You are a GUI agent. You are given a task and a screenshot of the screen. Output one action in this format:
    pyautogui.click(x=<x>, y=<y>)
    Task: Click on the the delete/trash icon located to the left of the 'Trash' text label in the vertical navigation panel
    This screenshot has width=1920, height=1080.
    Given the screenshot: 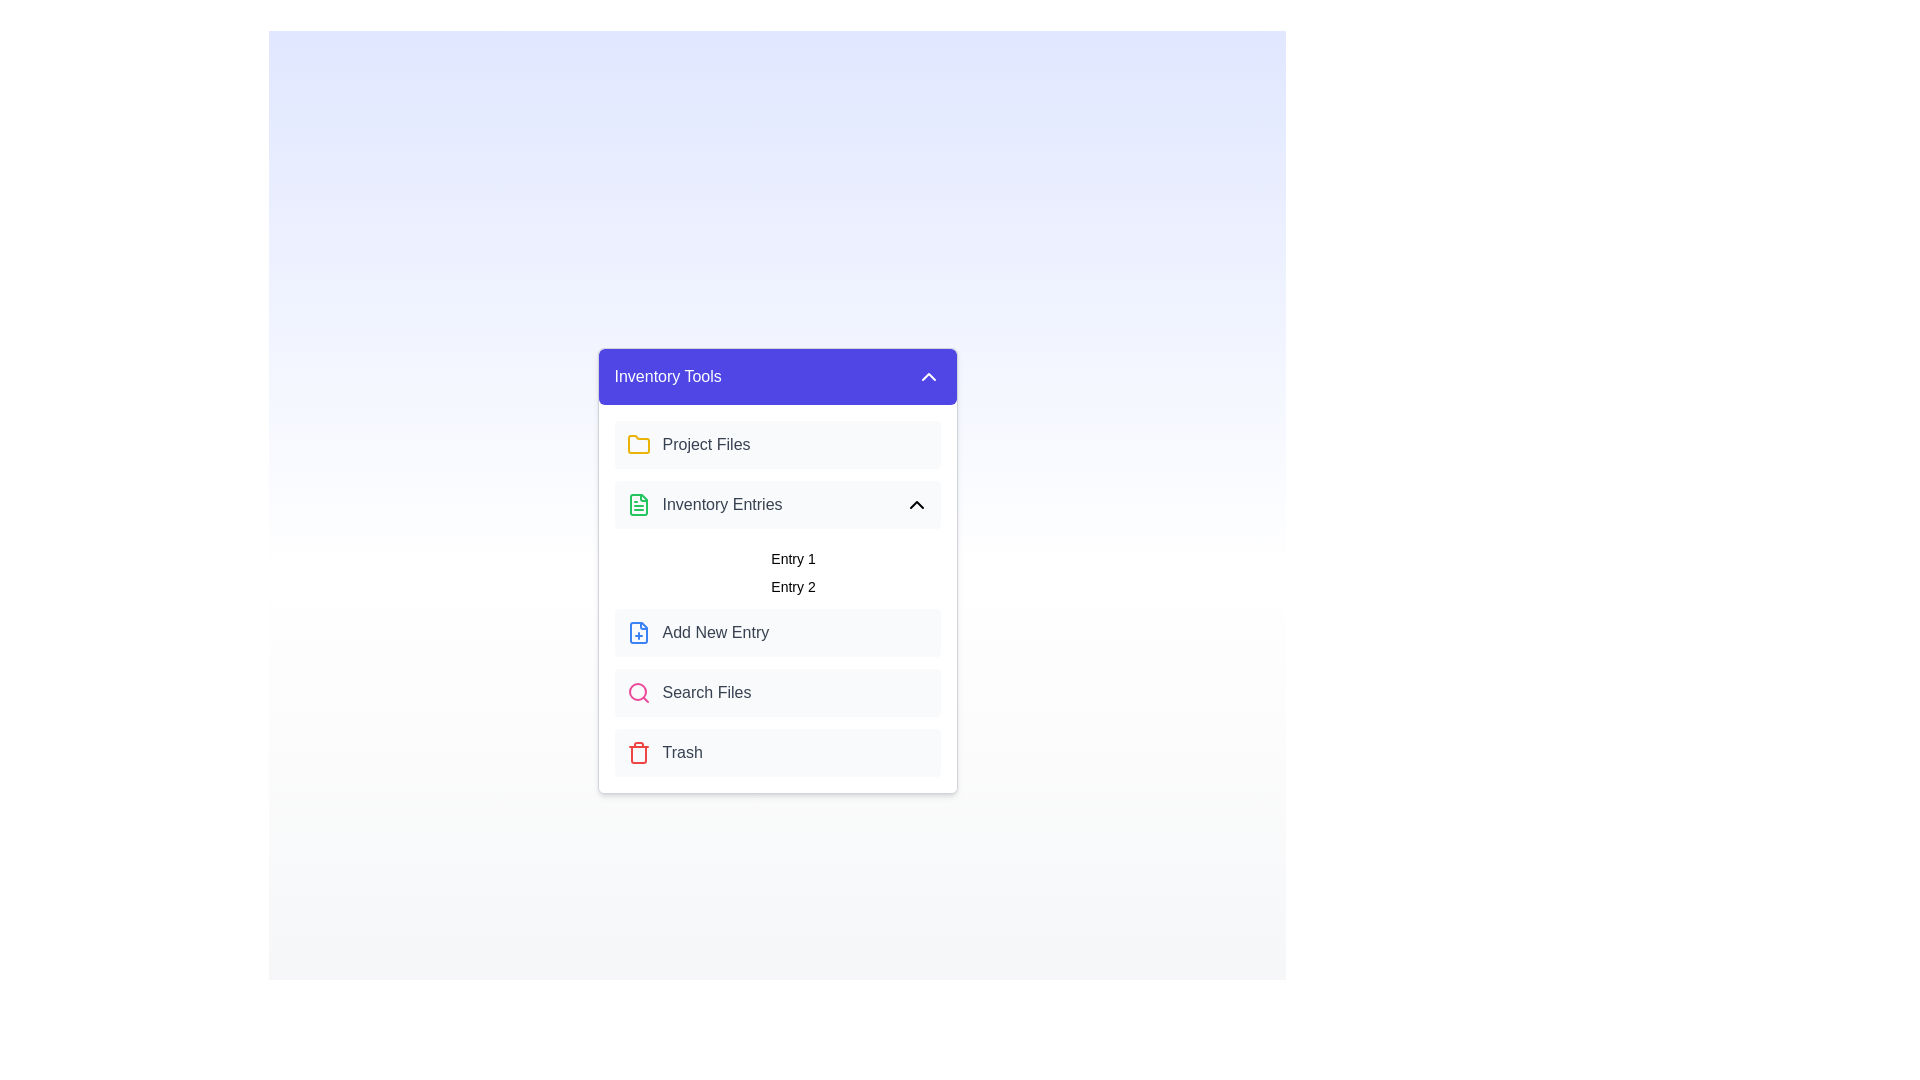 What is the action you would take?
    pyautogui.click(x=637, y=752)
    